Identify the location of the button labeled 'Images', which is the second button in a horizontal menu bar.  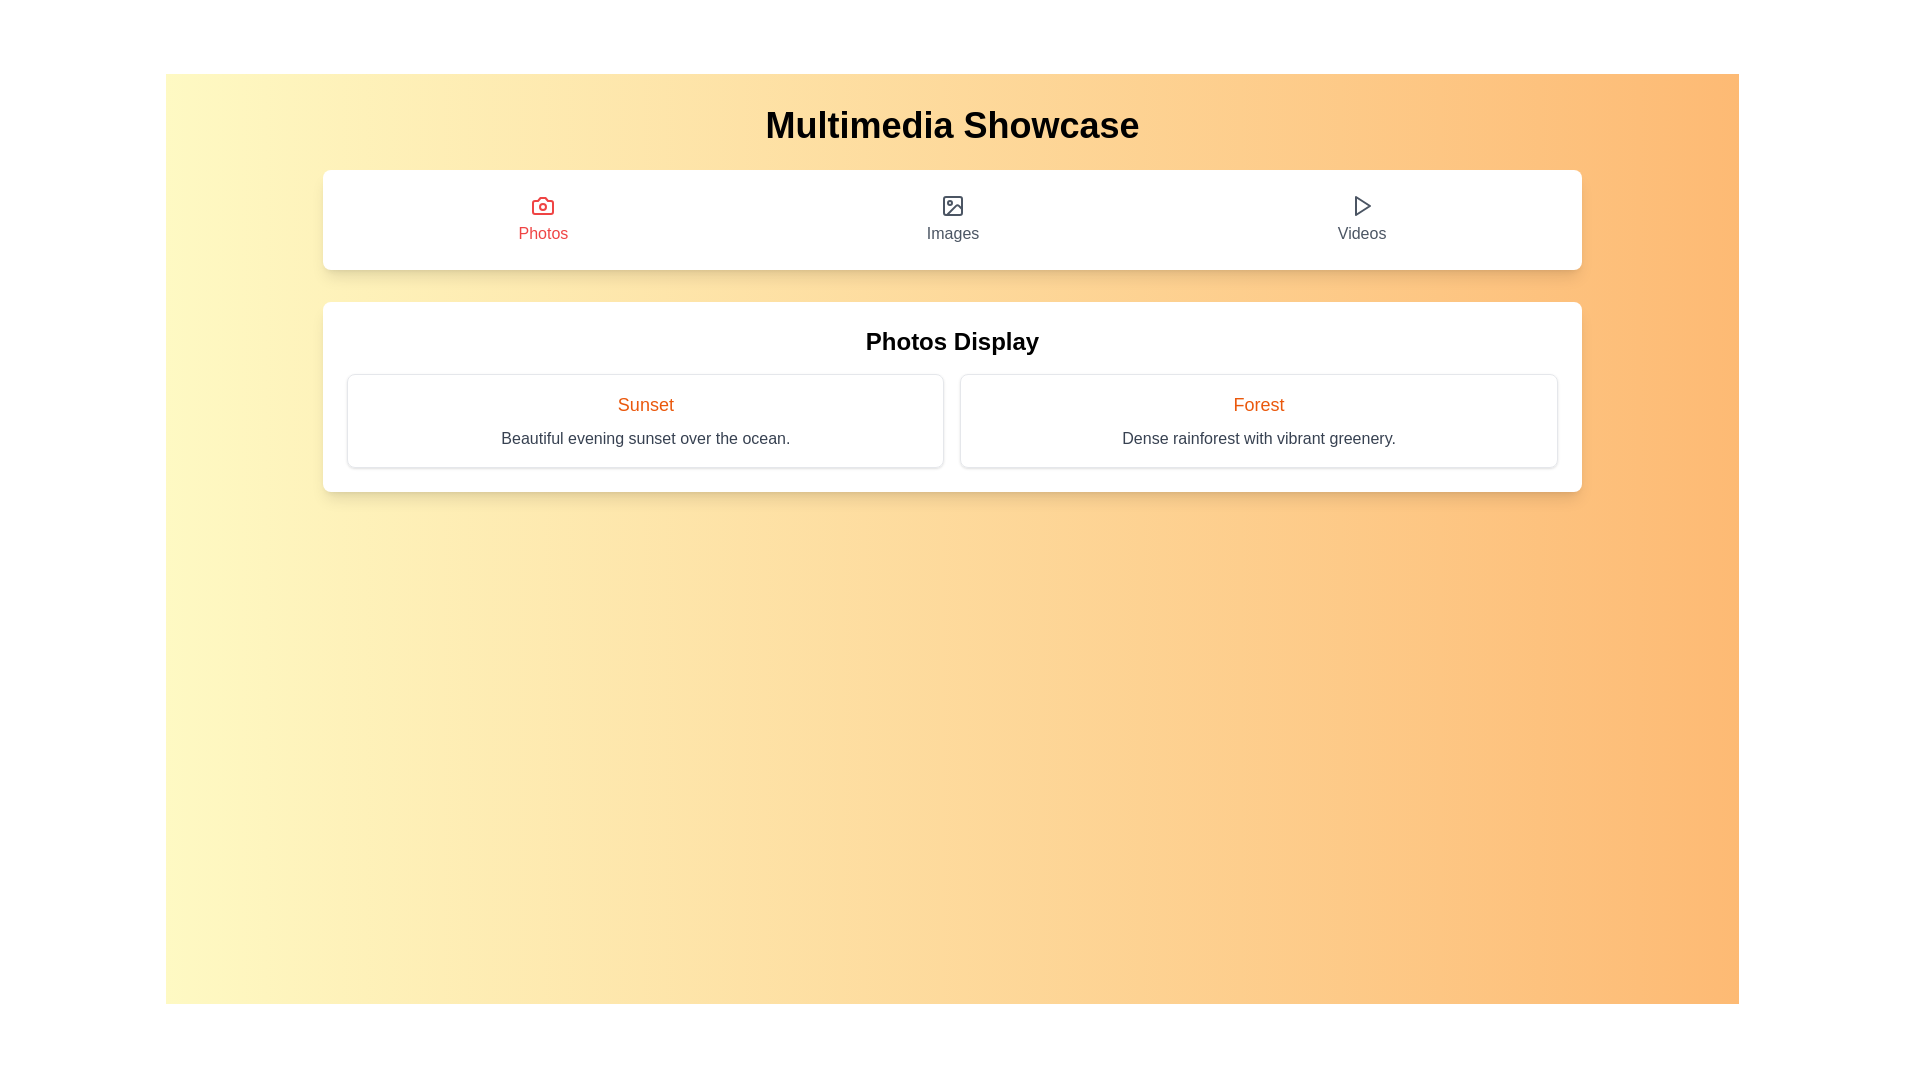
(952, 219).